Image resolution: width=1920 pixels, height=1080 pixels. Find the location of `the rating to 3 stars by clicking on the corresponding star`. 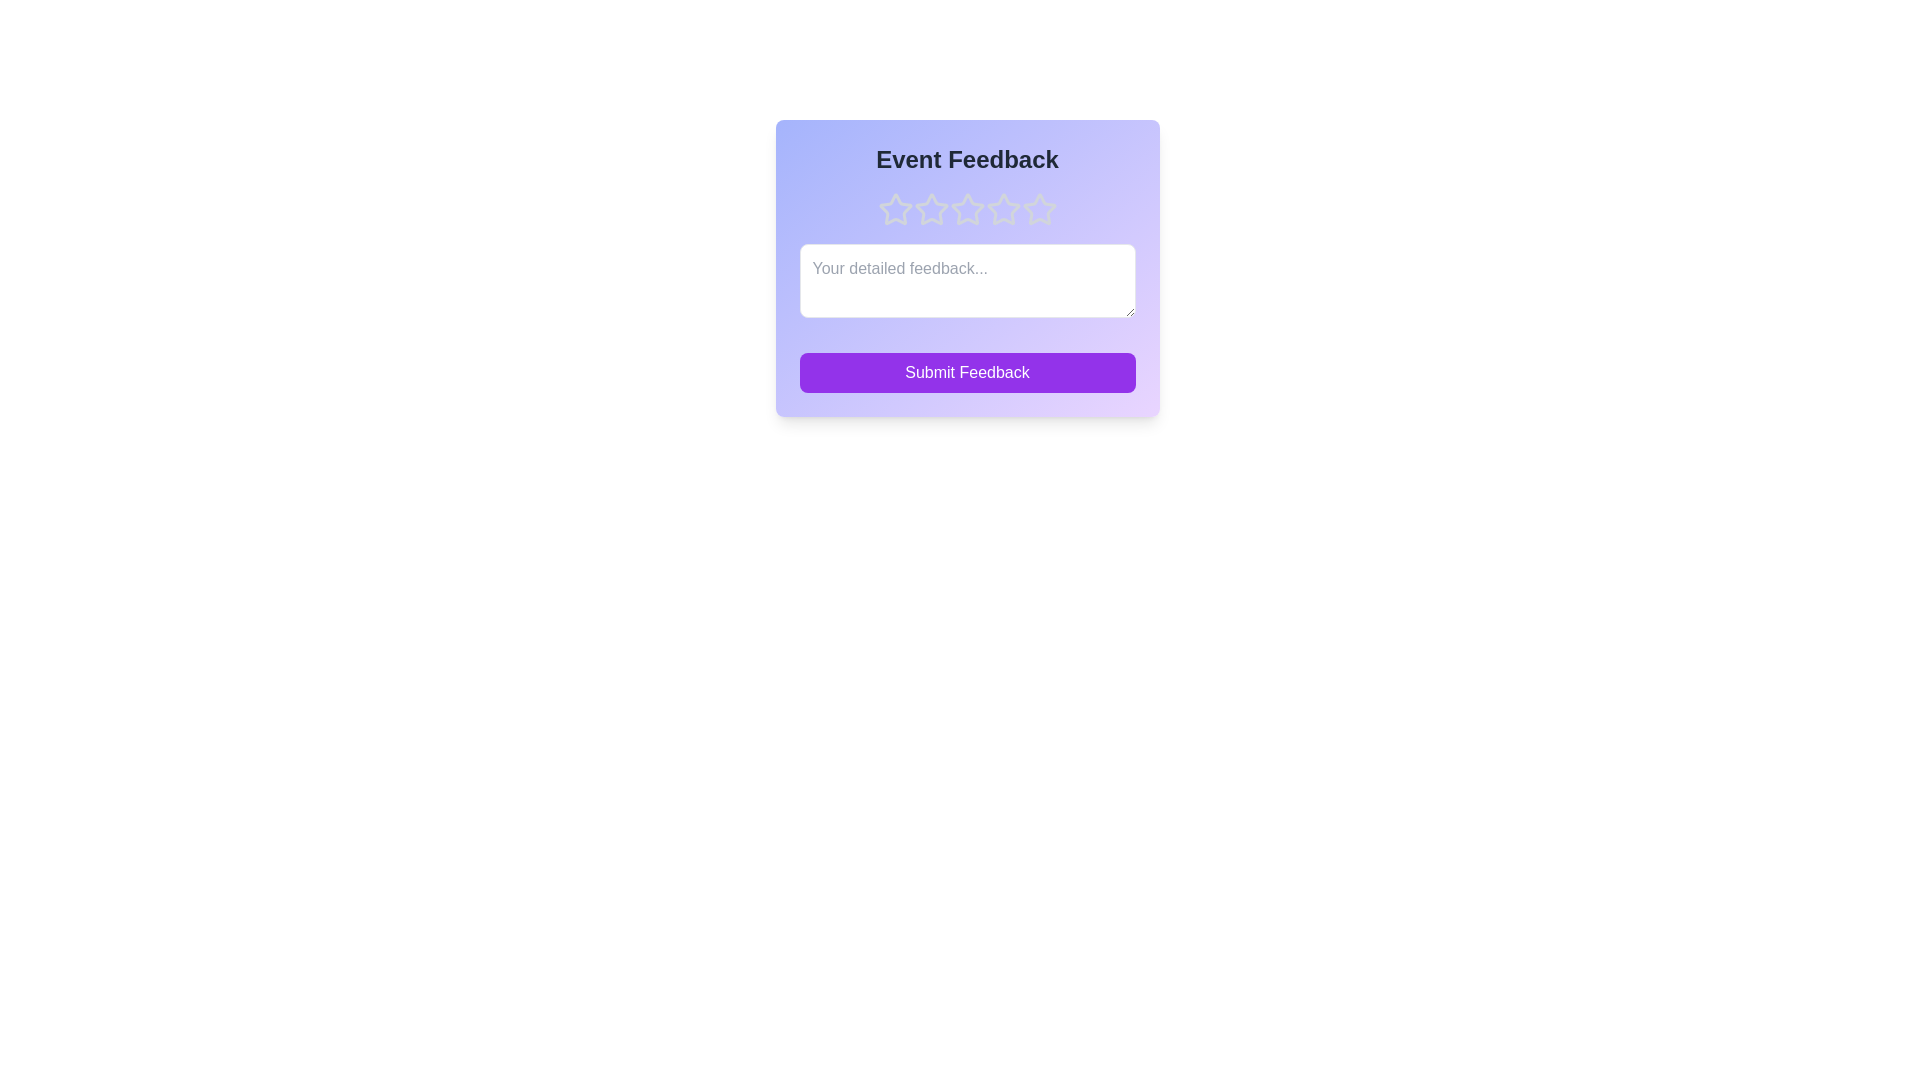

the rating to 3 stars by clicking on the corresponding star is located at coordinates (967, 209).